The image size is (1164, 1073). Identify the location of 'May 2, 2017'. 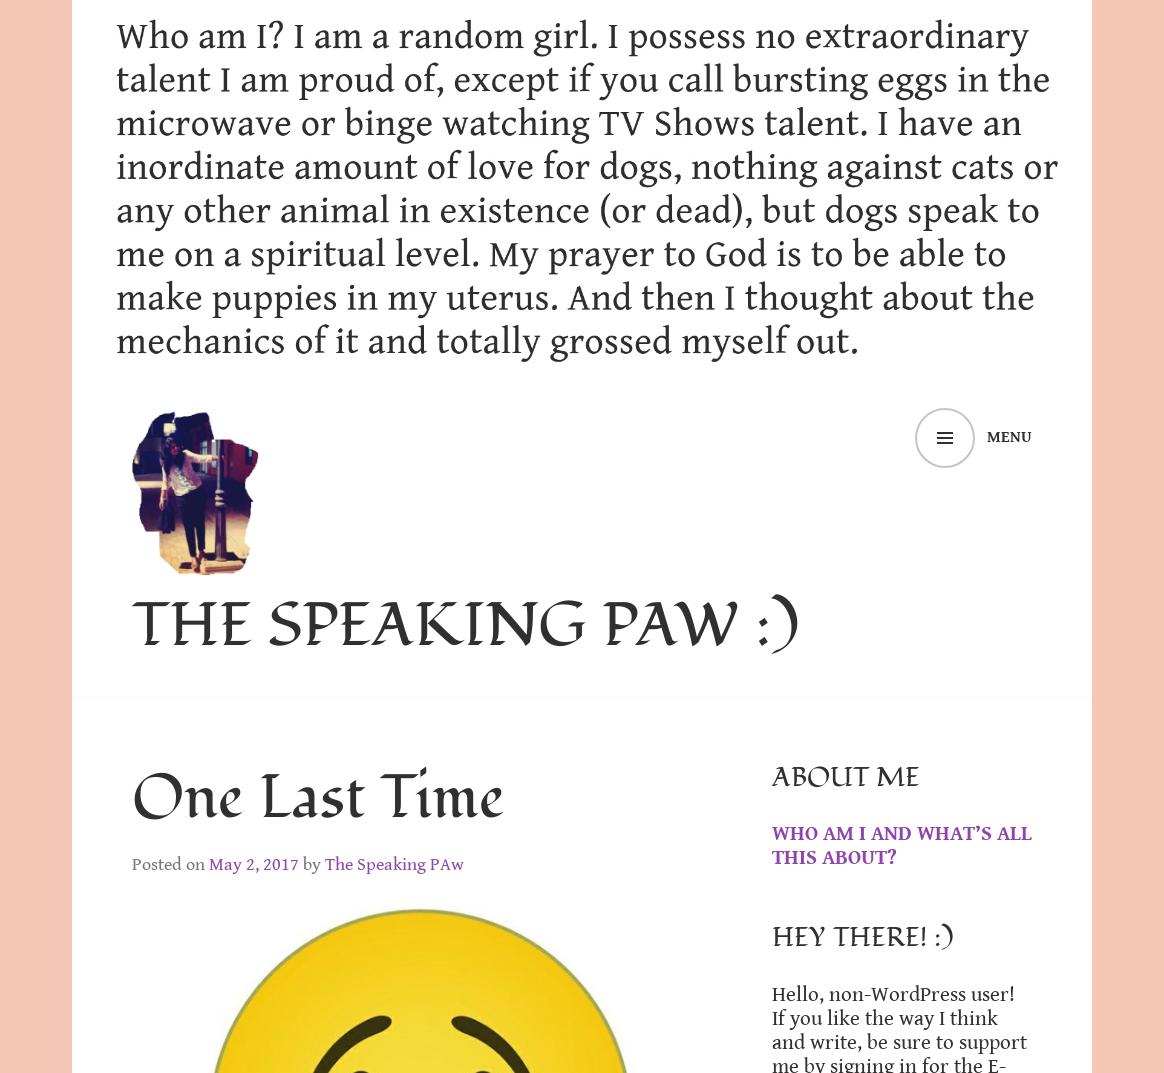
(252, 862).